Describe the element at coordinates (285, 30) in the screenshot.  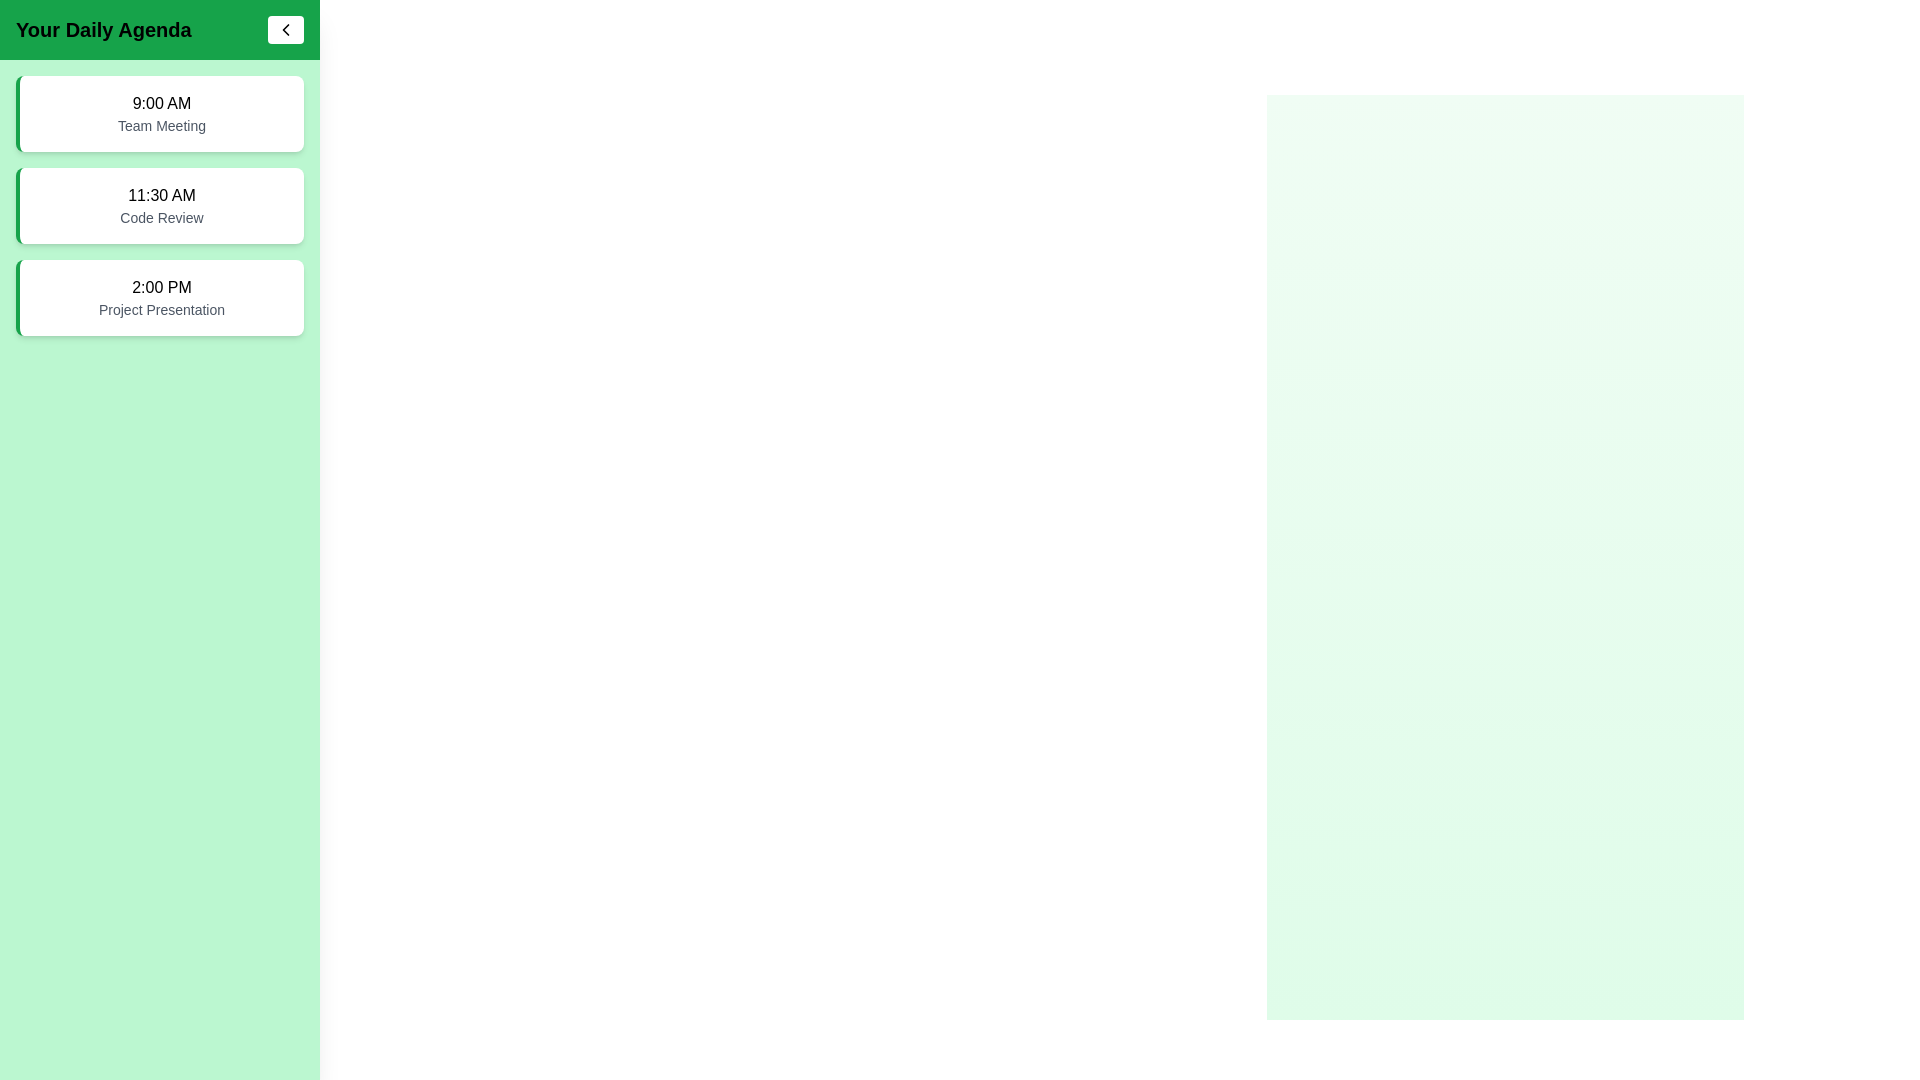
I see `the back navigation button, which is a chevron-left icon located in the top right corner of the green header bar, next to 'Your Daily Agenda'` at that location.